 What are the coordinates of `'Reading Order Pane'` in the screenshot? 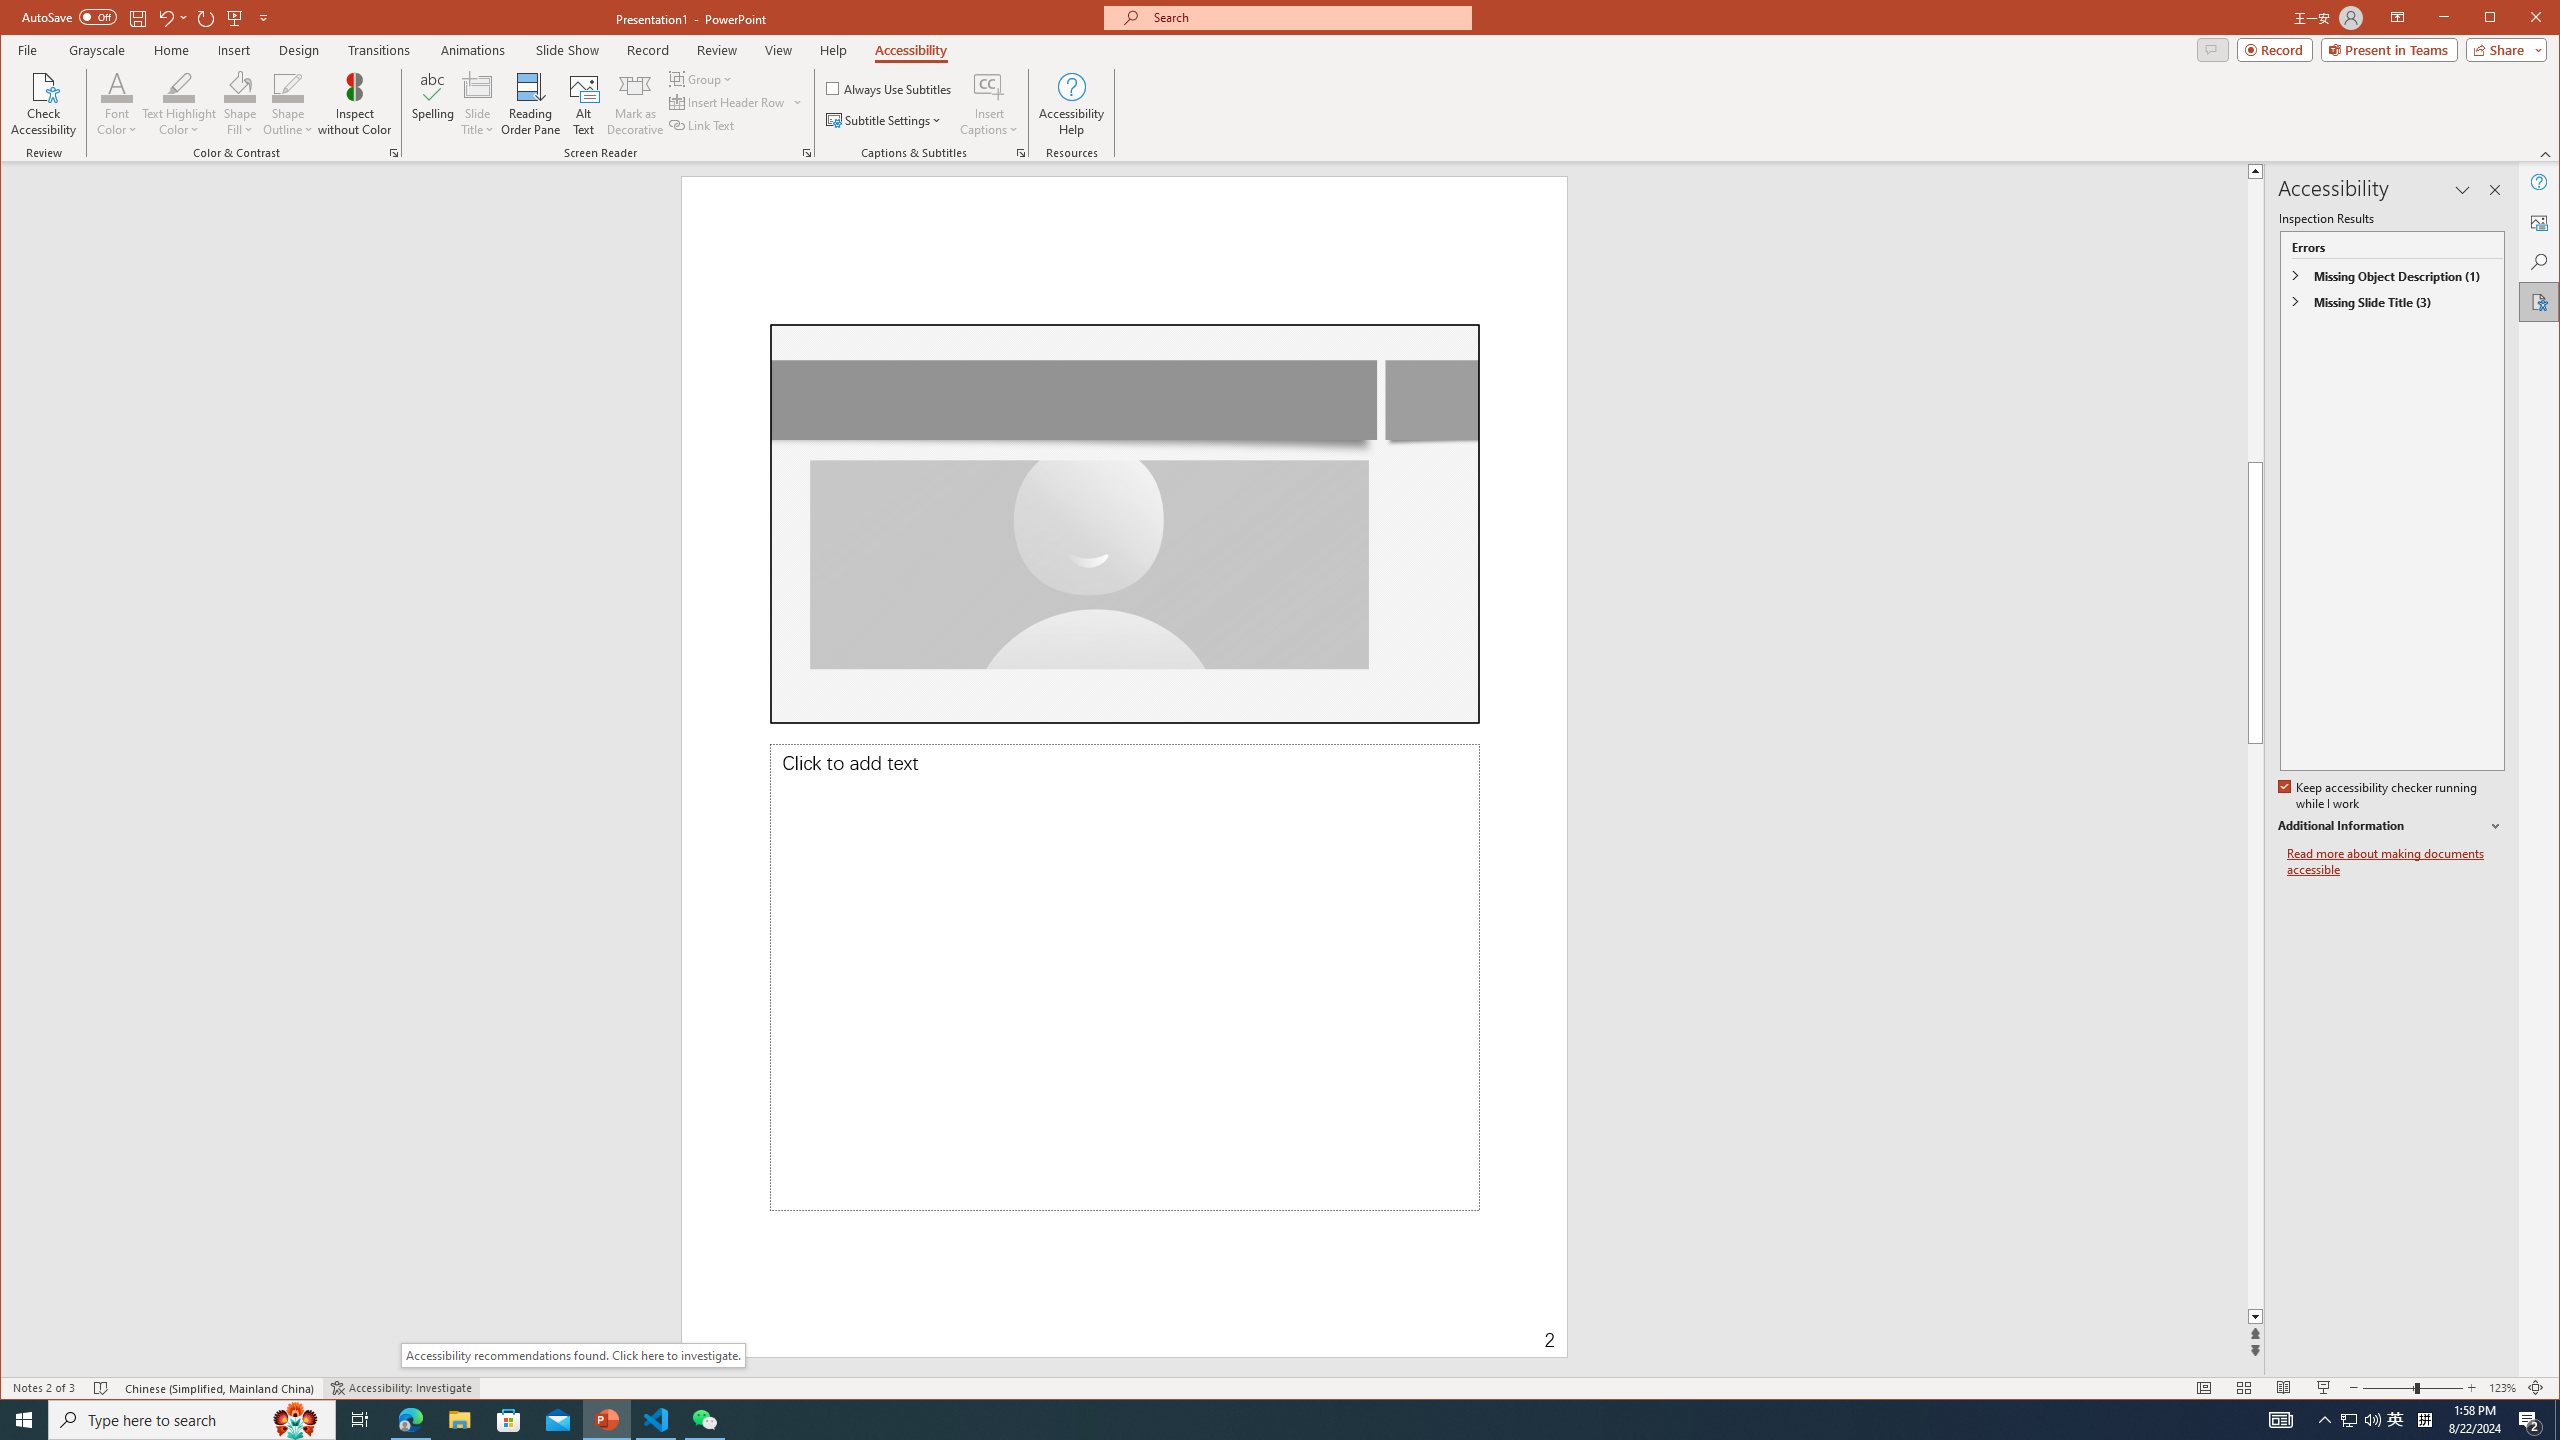 It's located at (530, 103).